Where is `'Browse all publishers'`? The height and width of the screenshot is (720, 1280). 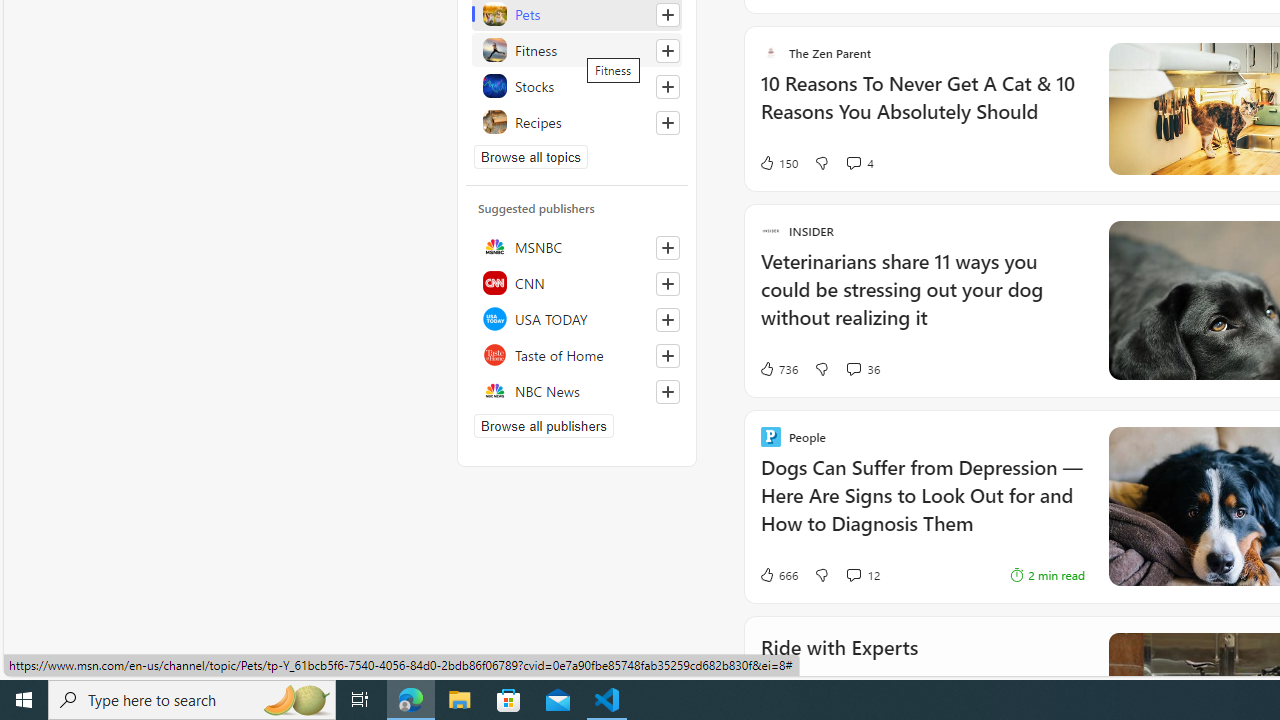
'Browse all publishers' is located at coordinates (544, 424).